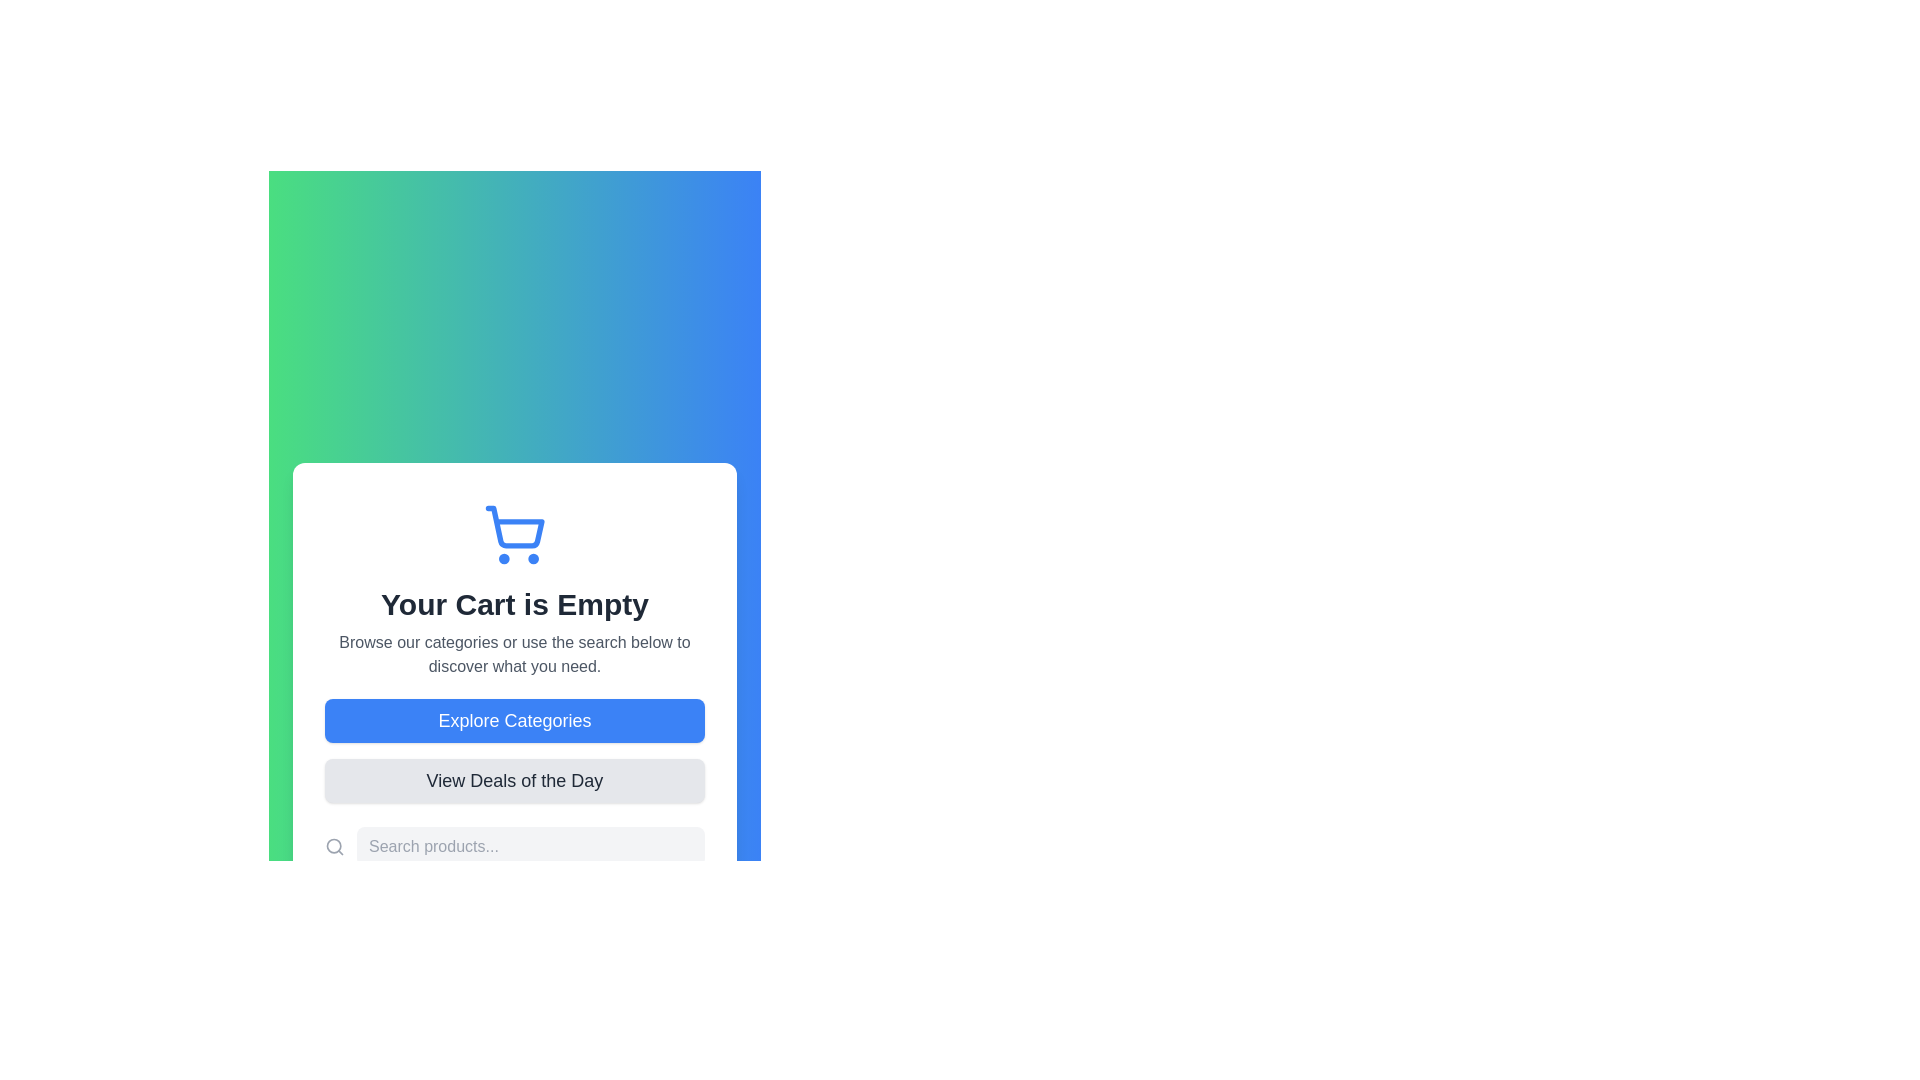  I want to click on the bold text saying 'Your Cart is Empty' located in the central panel of the user interface, which is in dark gray font and positioned below a shopping cart icon, so click(514, 604).